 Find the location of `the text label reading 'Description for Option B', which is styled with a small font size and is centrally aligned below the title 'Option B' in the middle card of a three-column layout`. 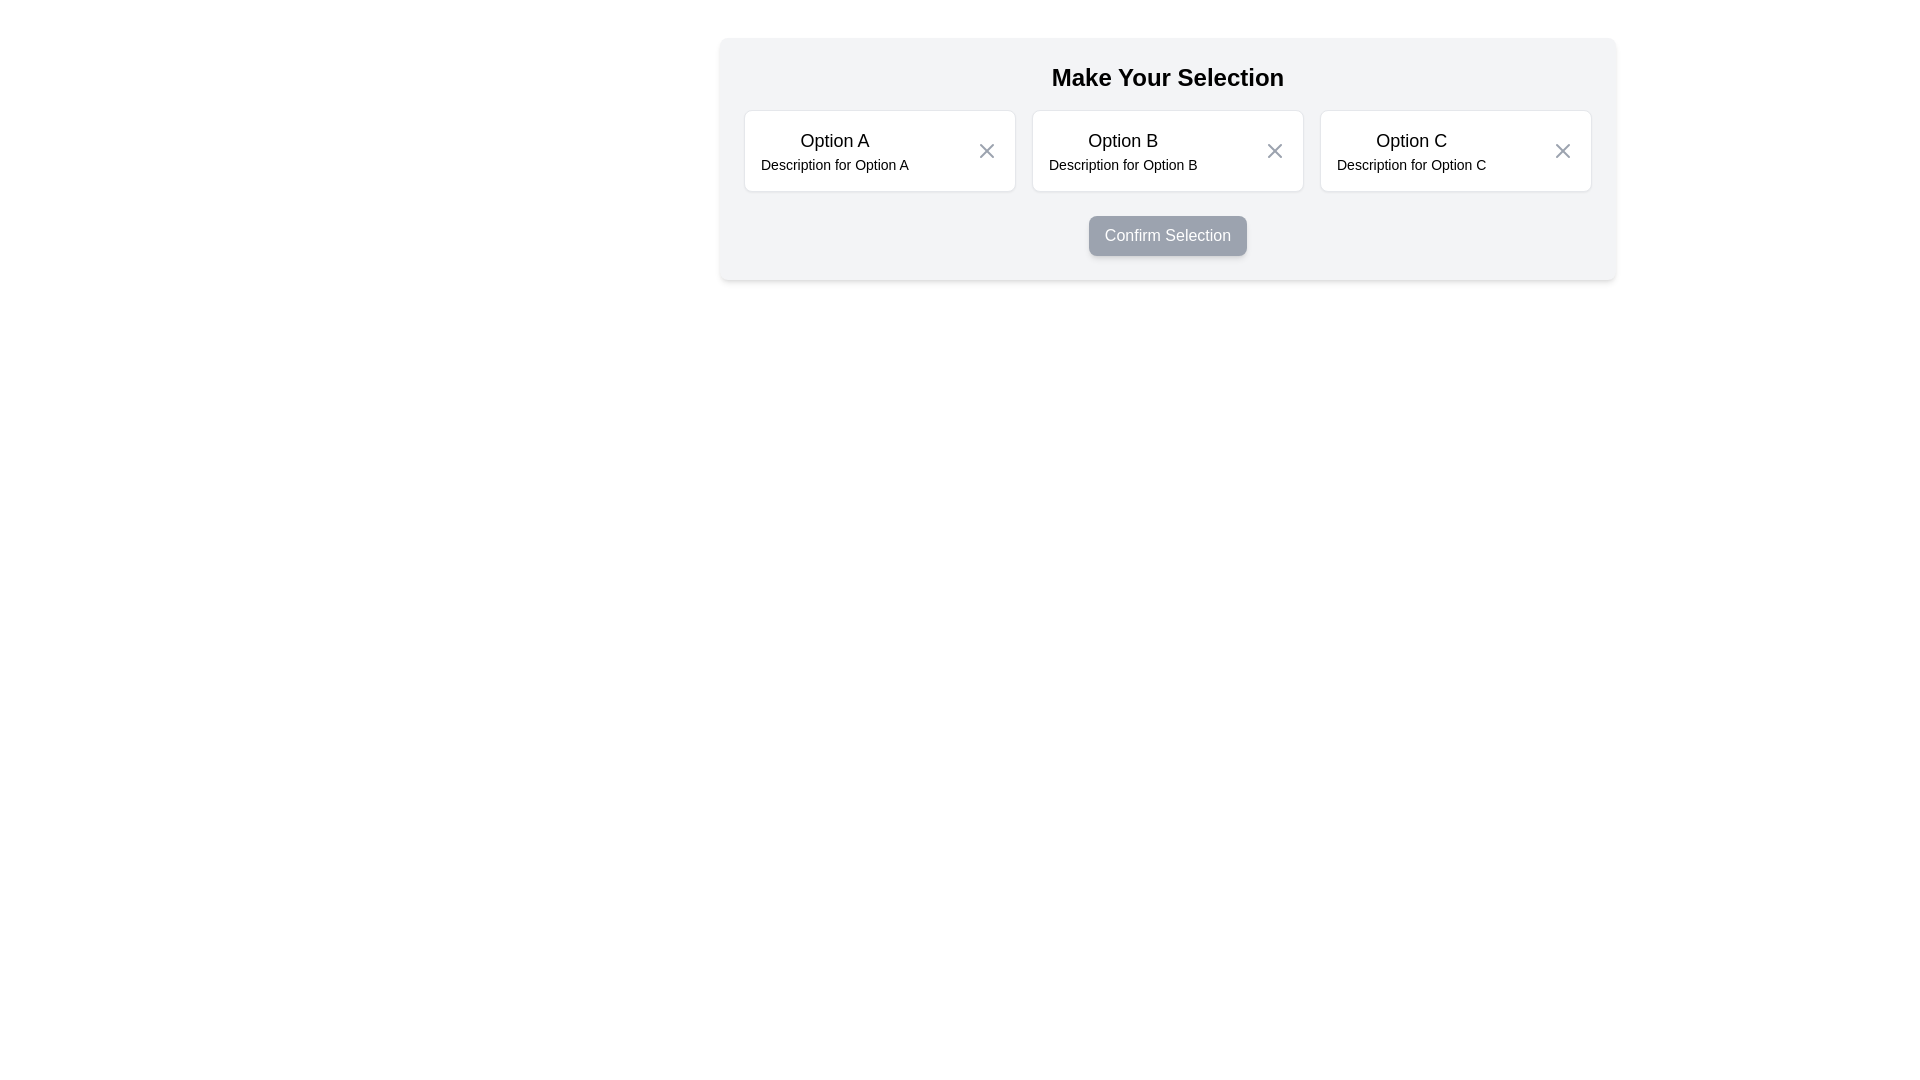

the text label reading 'Description for Option B', which is styled with a small font size and is centrally aligned below the title 'Option B' in the middle card of a three-column layout is located at coordinates (1123, 164).